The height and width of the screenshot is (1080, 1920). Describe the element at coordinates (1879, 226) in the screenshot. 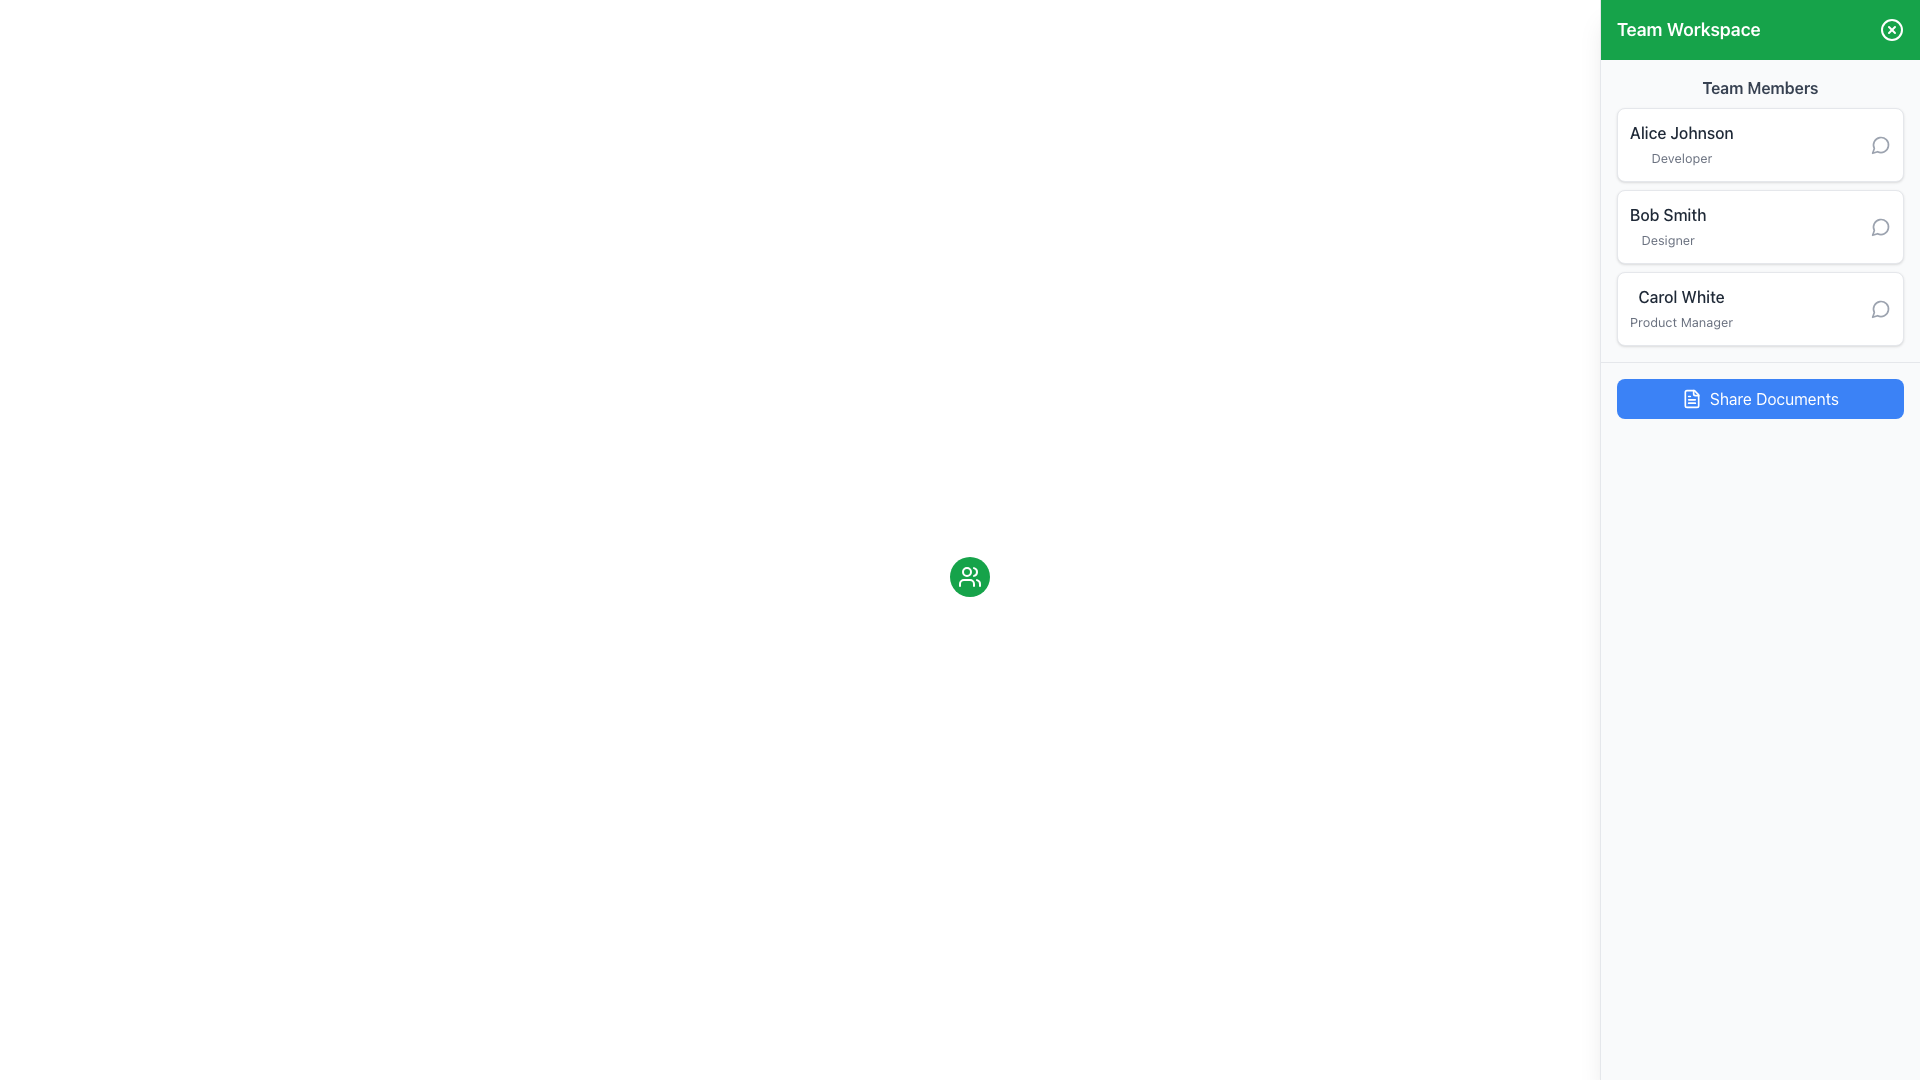

I see `the chat bubble icon located beside 'Bob Smith' in the 'Team Members' section of the 'Team Workspace'` at that location.